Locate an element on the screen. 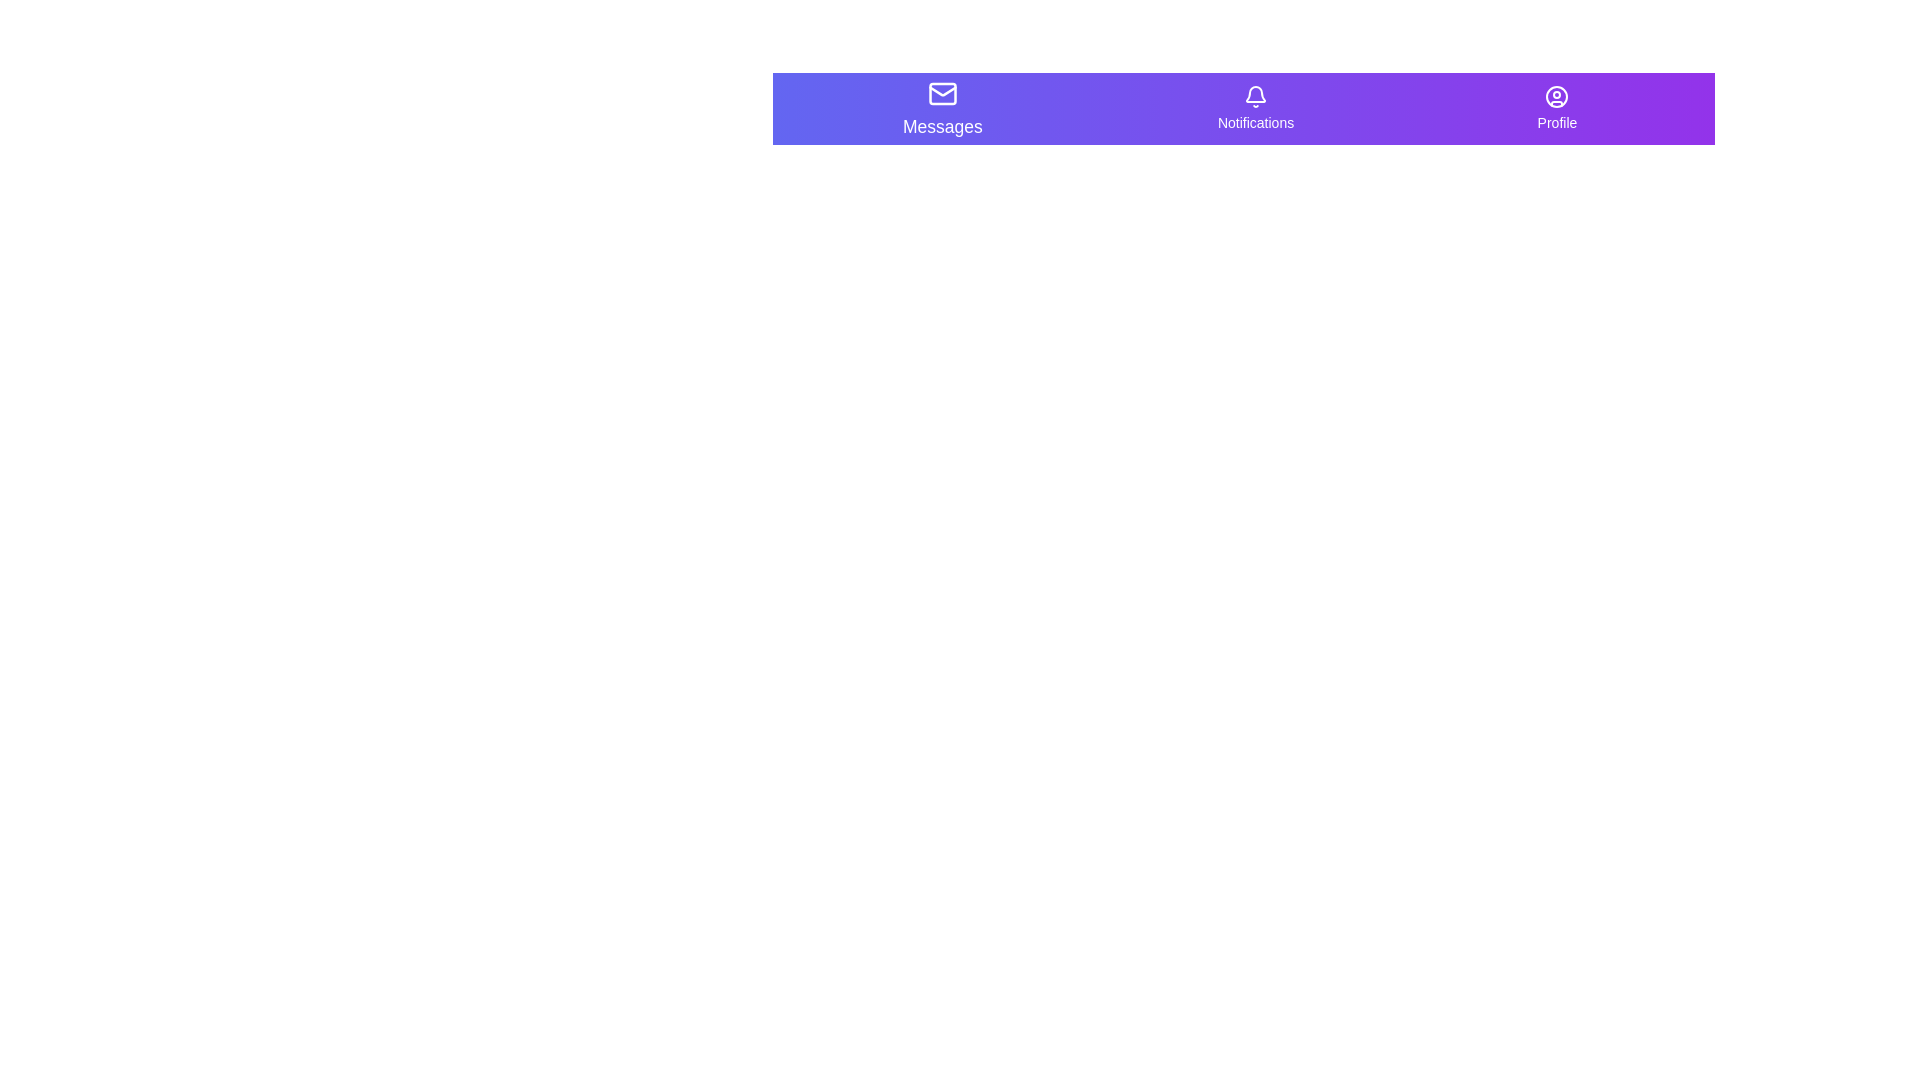 The width and height of the screenshot is (1920, 1080). the navigation item Messages is located at coordinates (941, 108).